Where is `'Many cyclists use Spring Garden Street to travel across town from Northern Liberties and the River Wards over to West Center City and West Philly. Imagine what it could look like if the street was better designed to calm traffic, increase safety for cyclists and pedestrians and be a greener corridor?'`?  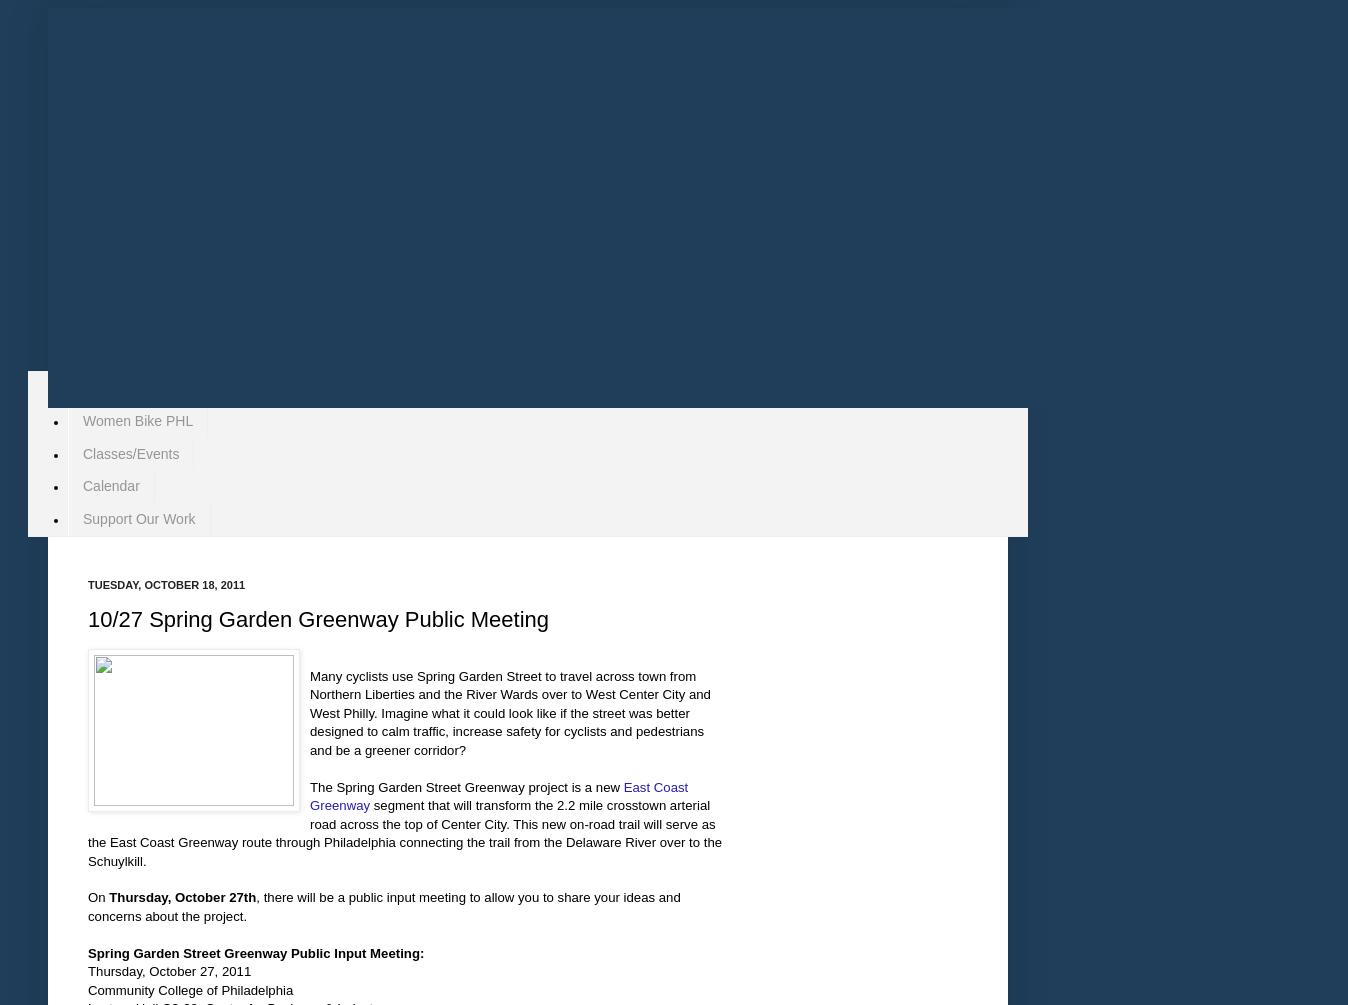 'Many cyclists use Spring Garden Street to travel across town from Northern Liberties and the River Wards over to West Center City and West Philly. Imagine what it could look like if the street was better designed to calm traffic, increase safety for cyclists and pedestrians and be a greener corridor?' is located at coordinates (509, 712).